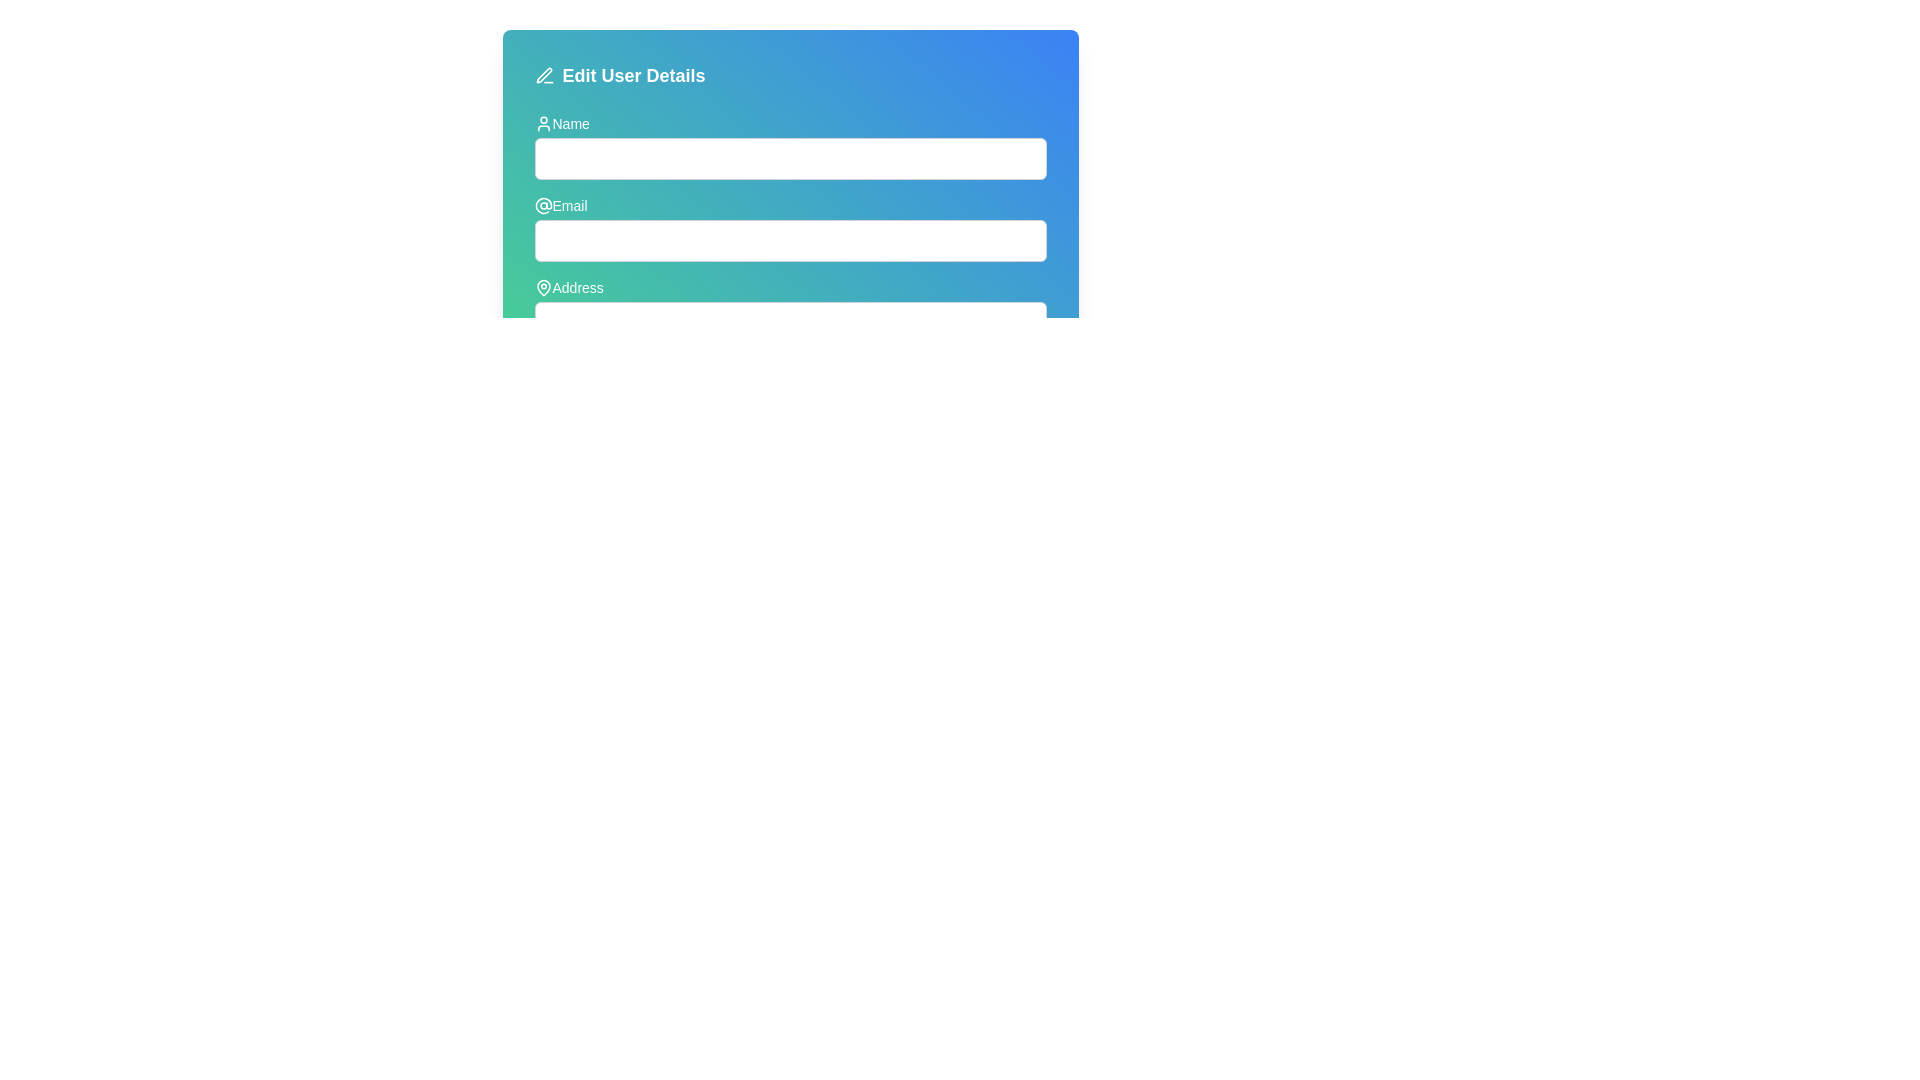 This screenshot has height=1080, width=1920. What do you see at coordinates (789, 311) in the screenshot?
I see `the address input field, which is the third input field in the form layout, to check for available tooltips` at bounding box center [789, 311].